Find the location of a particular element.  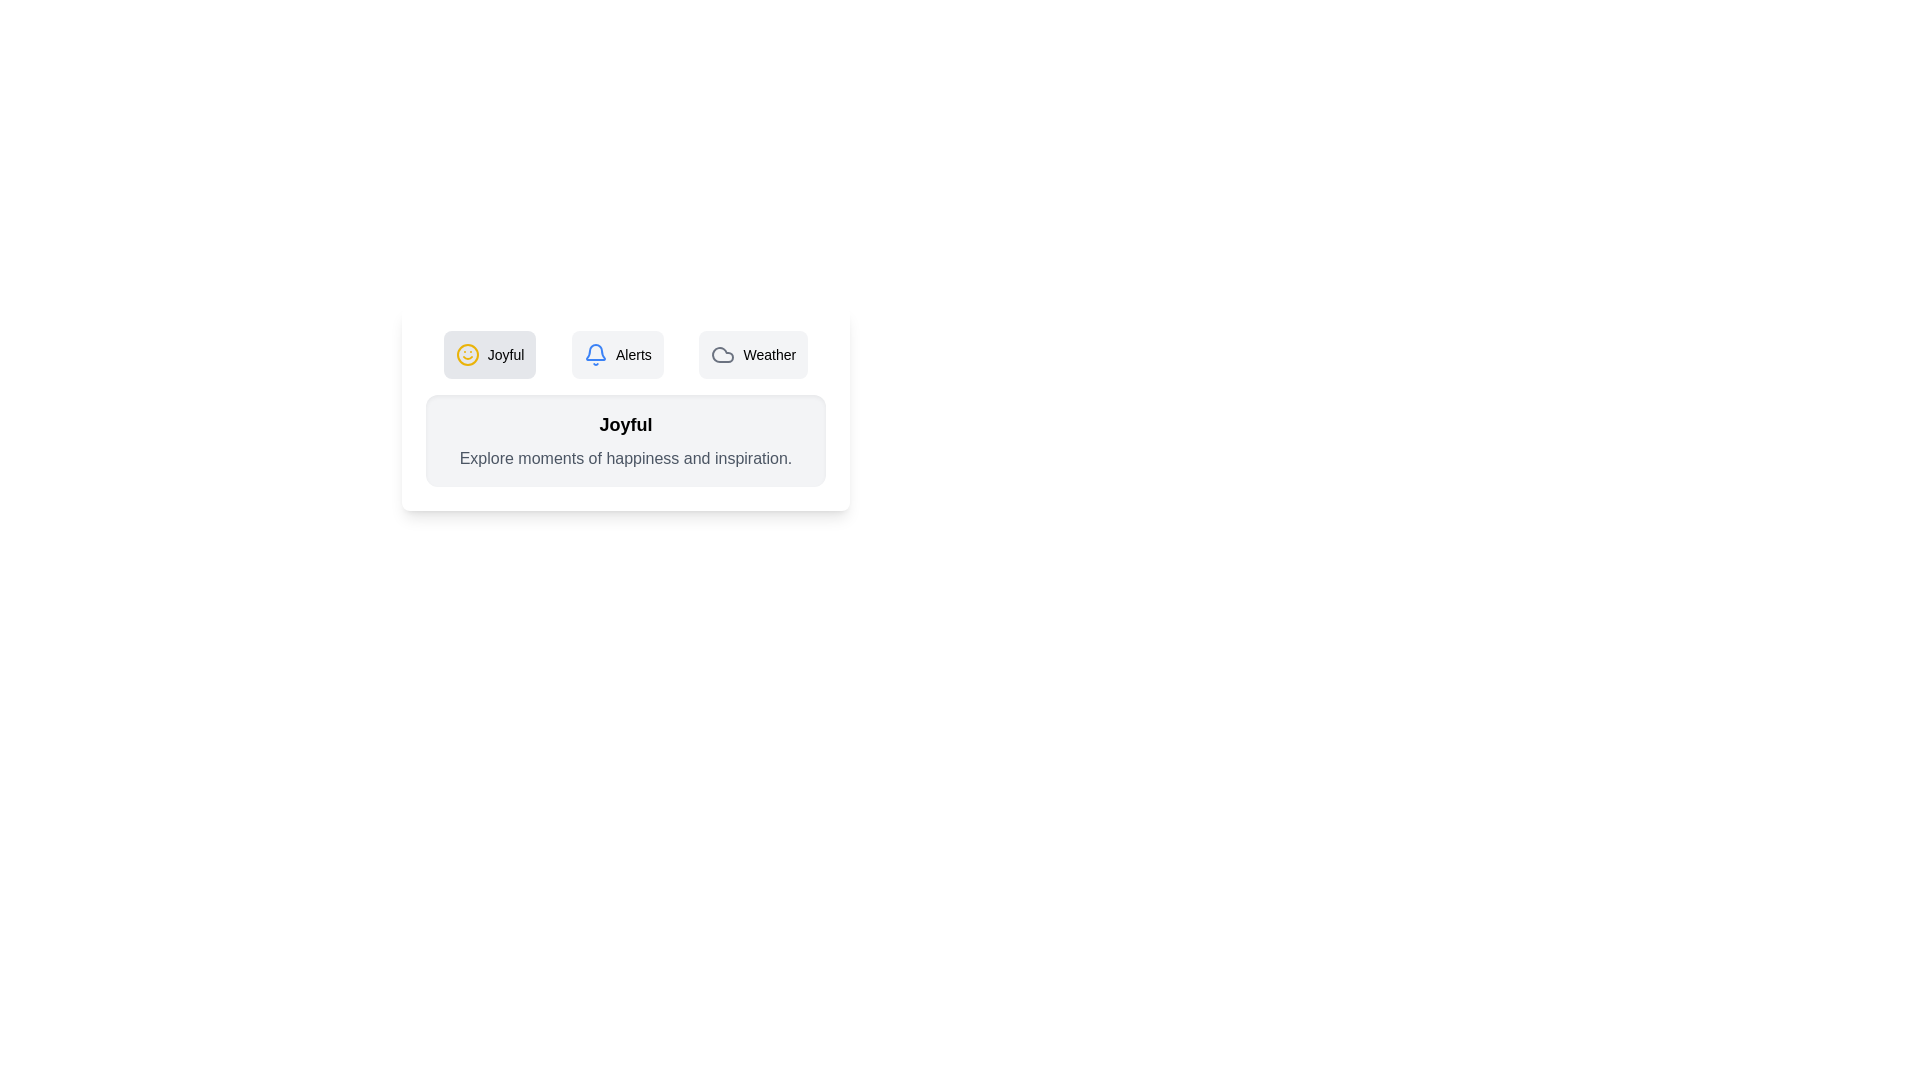

the Alerts tab to observe visual feedback is located at coordinates (616, 353).